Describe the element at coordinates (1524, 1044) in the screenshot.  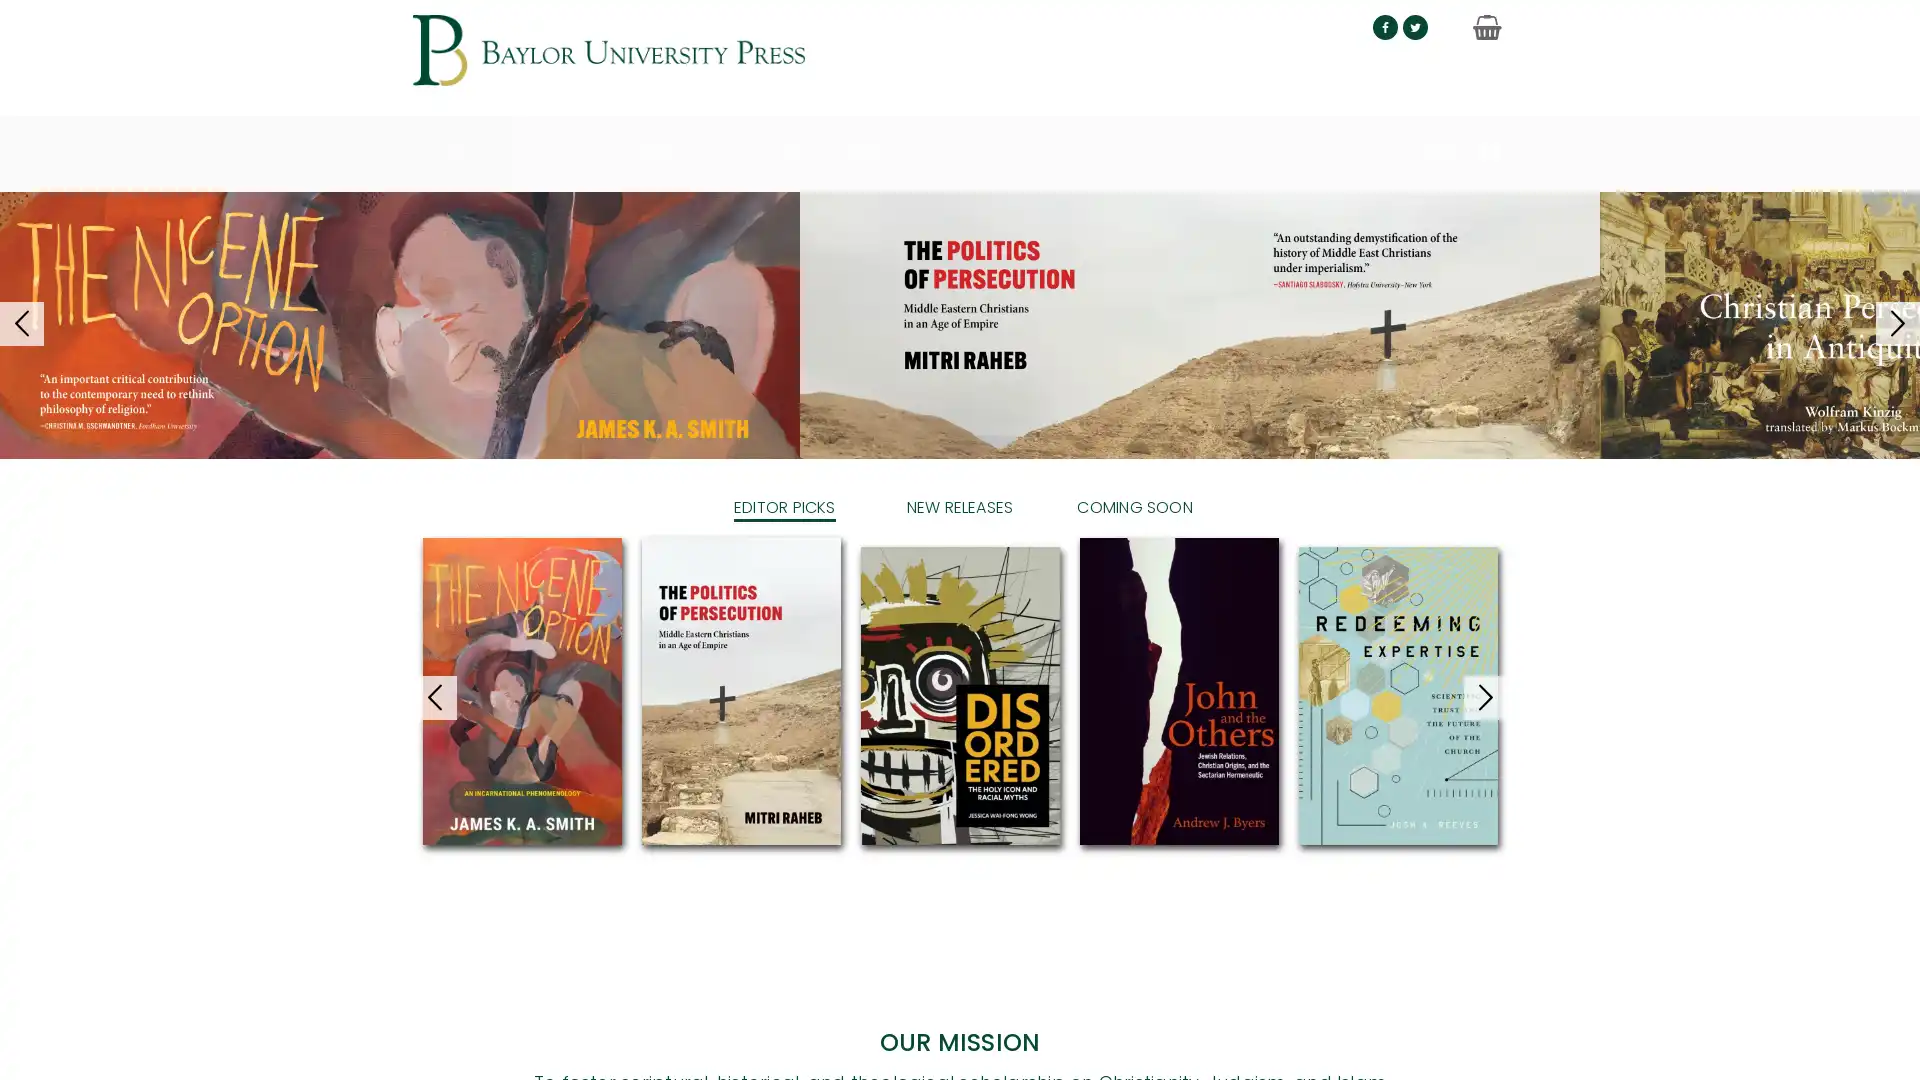
I see `Next` at that location.